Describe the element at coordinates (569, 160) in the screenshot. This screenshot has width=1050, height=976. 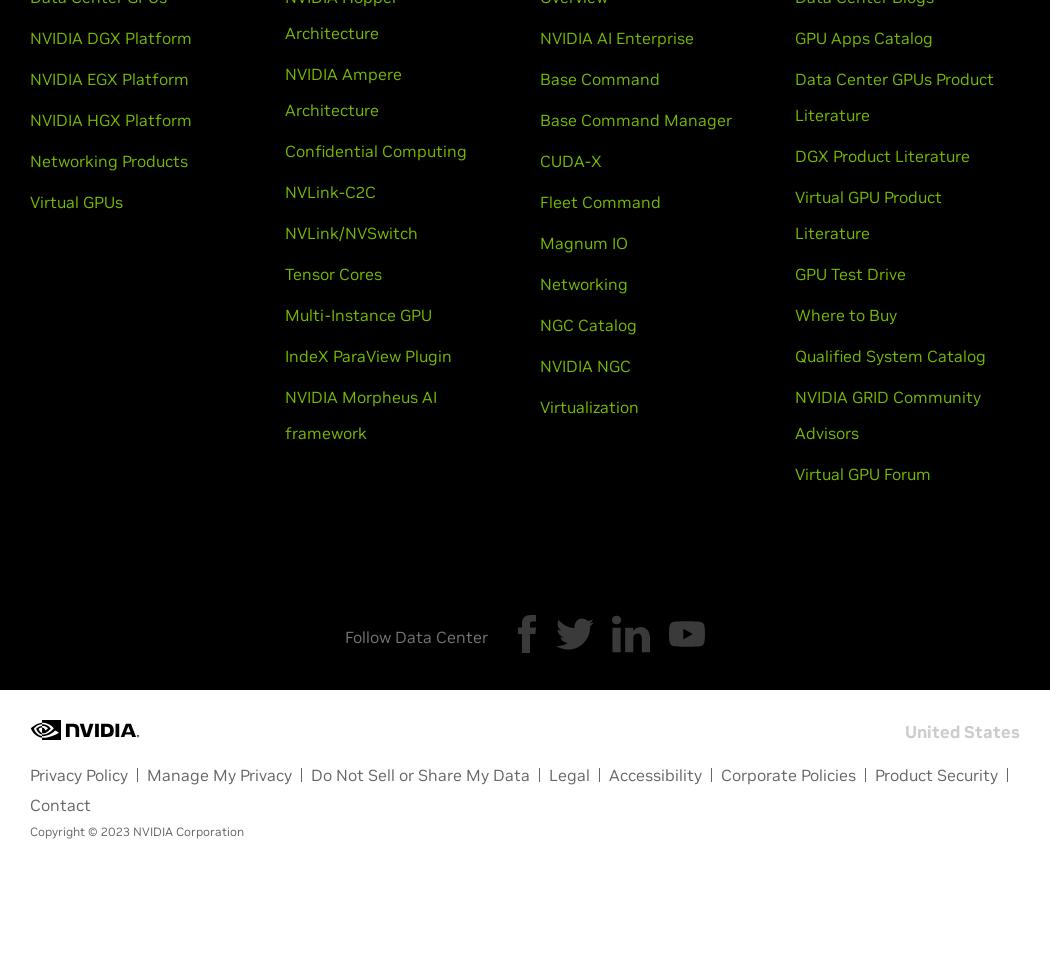
I see `'CUDA-X'` at that location.